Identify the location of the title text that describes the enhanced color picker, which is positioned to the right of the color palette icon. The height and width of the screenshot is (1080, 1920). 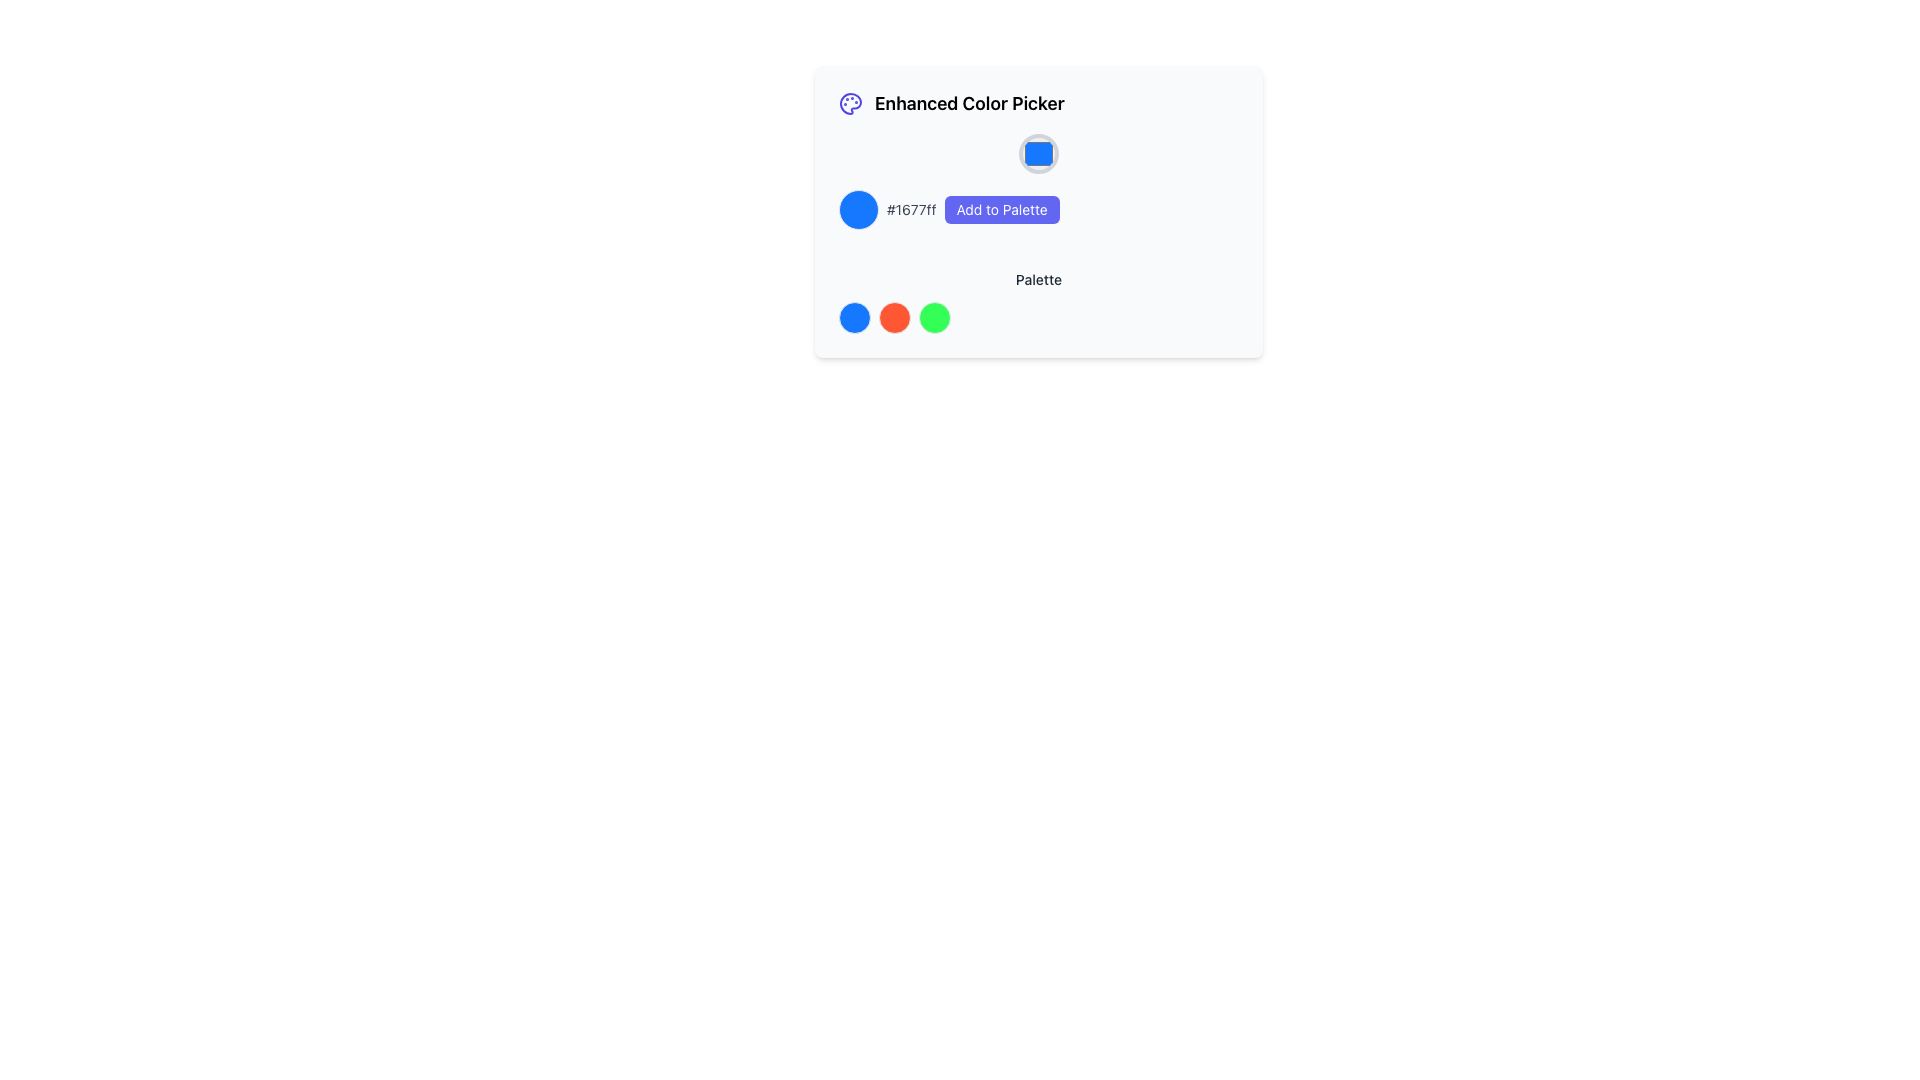
(969, 104).